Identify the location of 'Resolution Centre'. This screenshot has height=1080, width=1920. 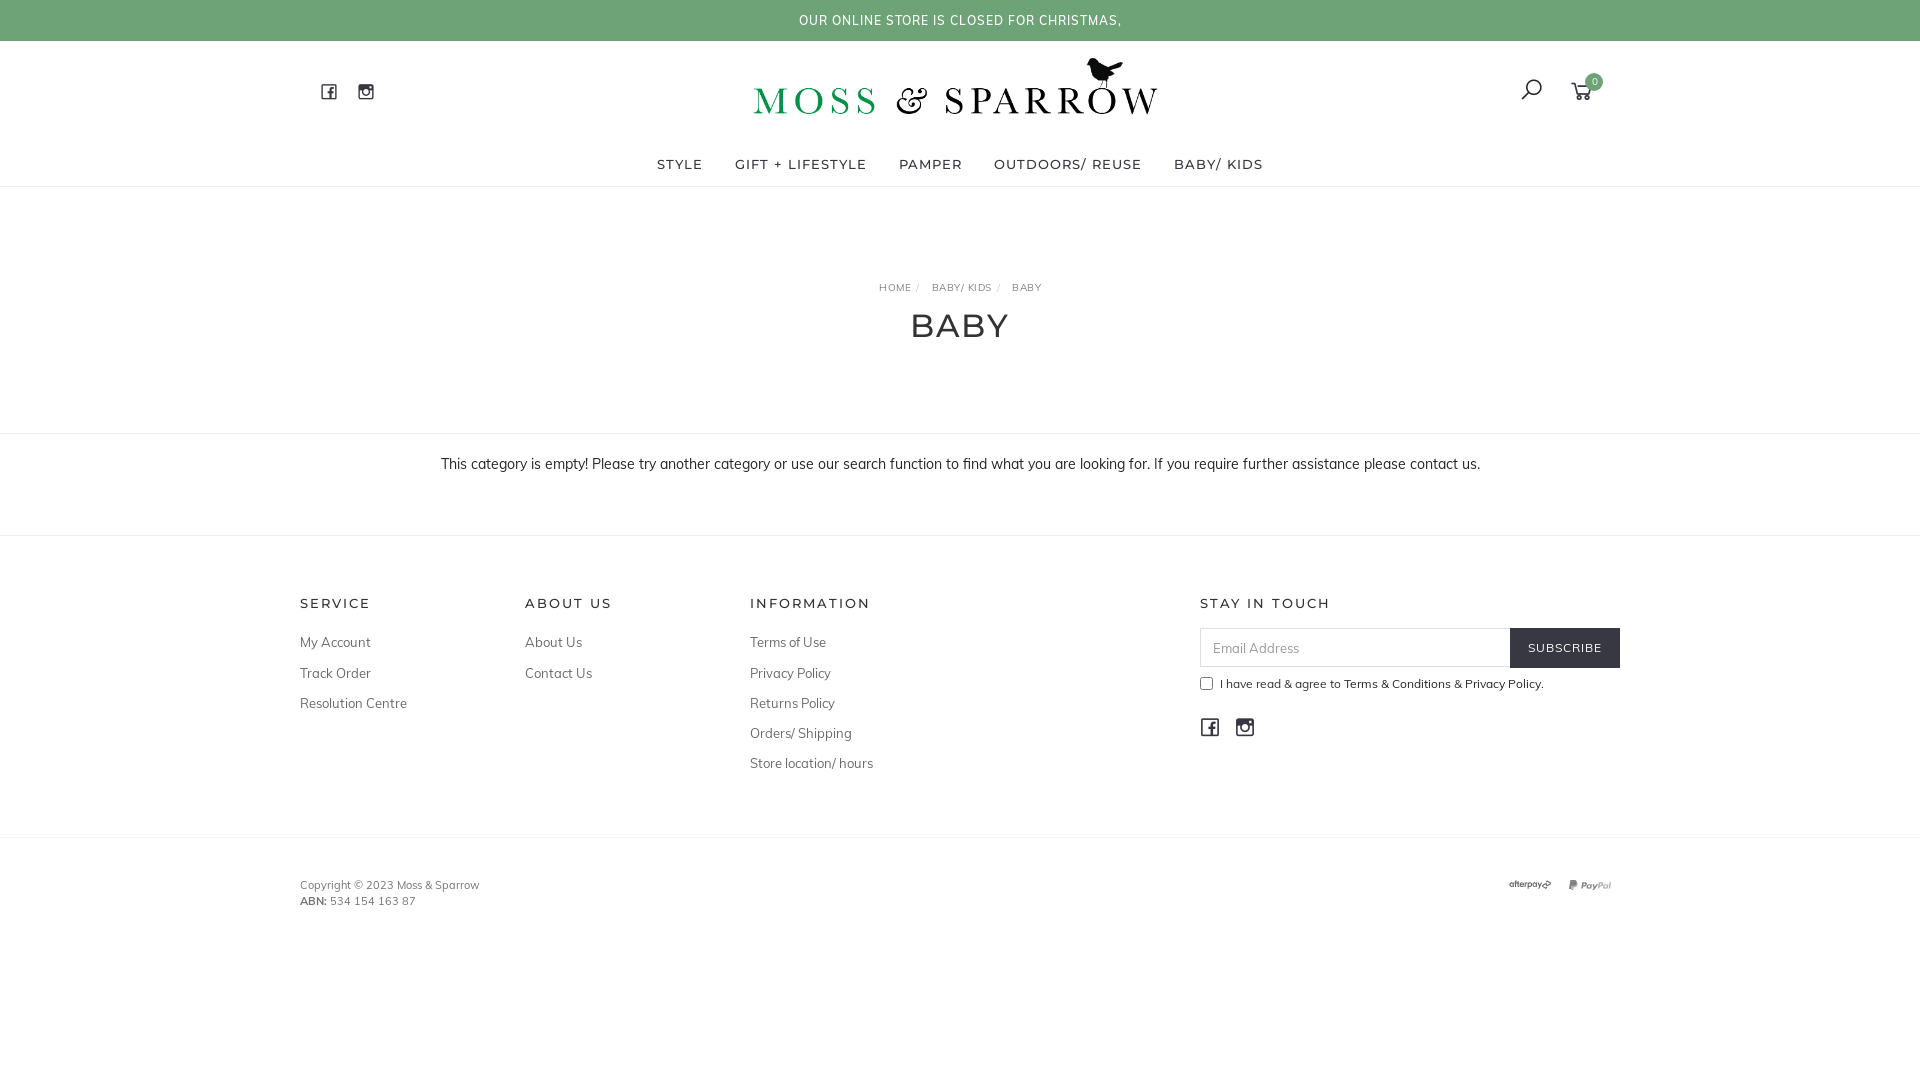
(298, 701).